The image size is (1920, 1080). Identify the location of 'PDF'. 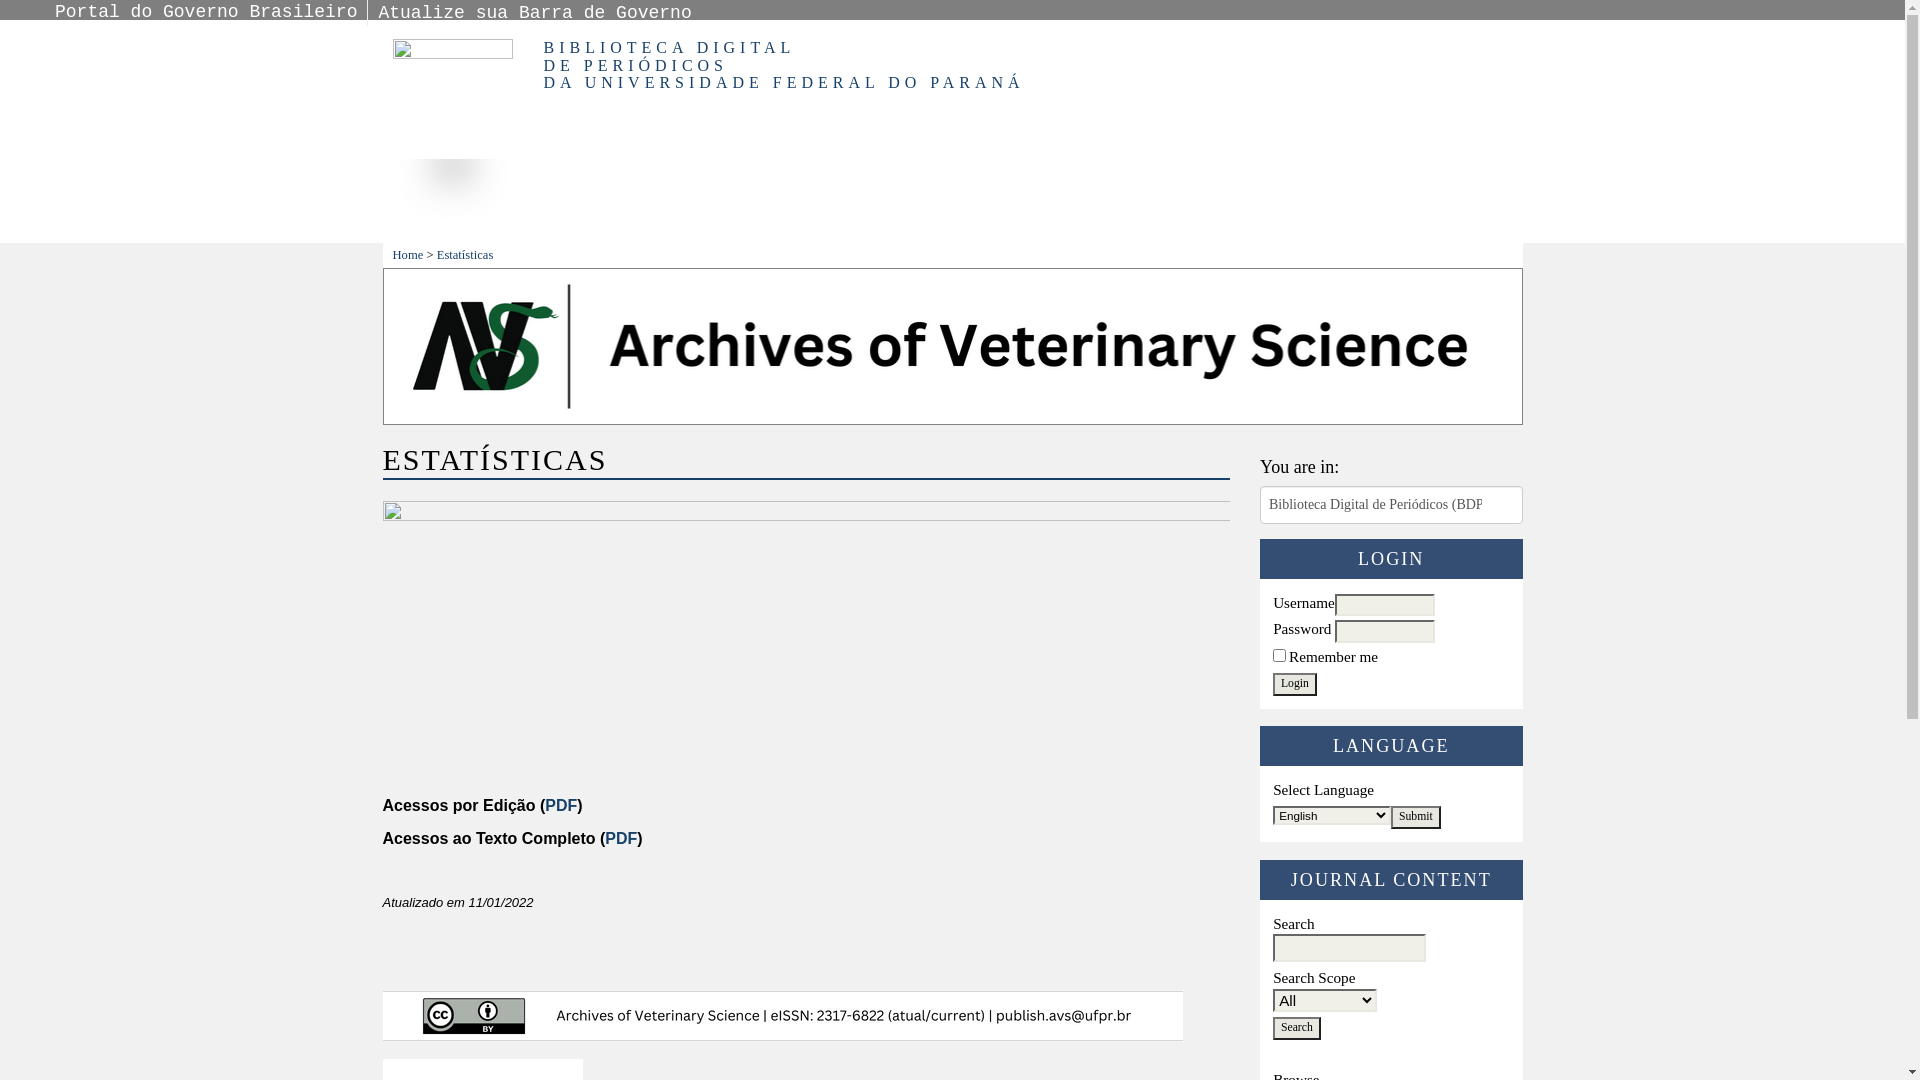
(619, 838).